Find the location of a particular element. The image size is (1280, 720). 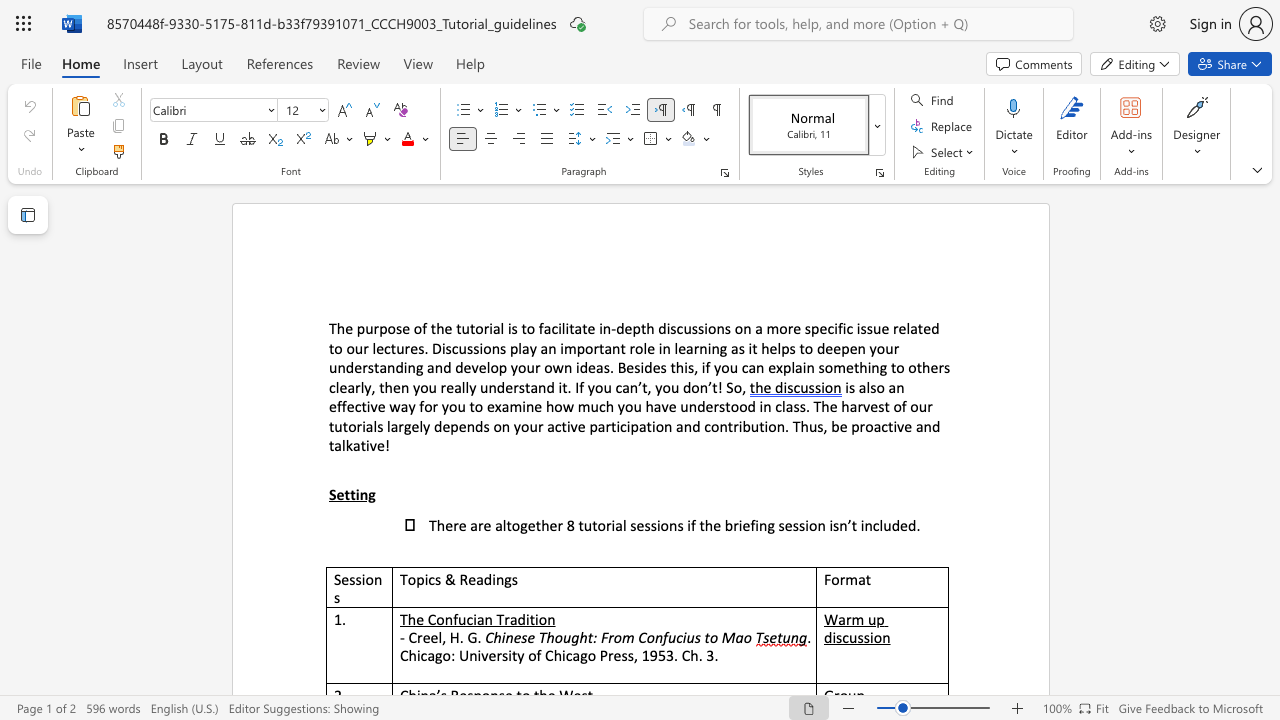

the subset text "ut" within the text "The purpose of the tutorial is to" is located at coordinates (460, 327).